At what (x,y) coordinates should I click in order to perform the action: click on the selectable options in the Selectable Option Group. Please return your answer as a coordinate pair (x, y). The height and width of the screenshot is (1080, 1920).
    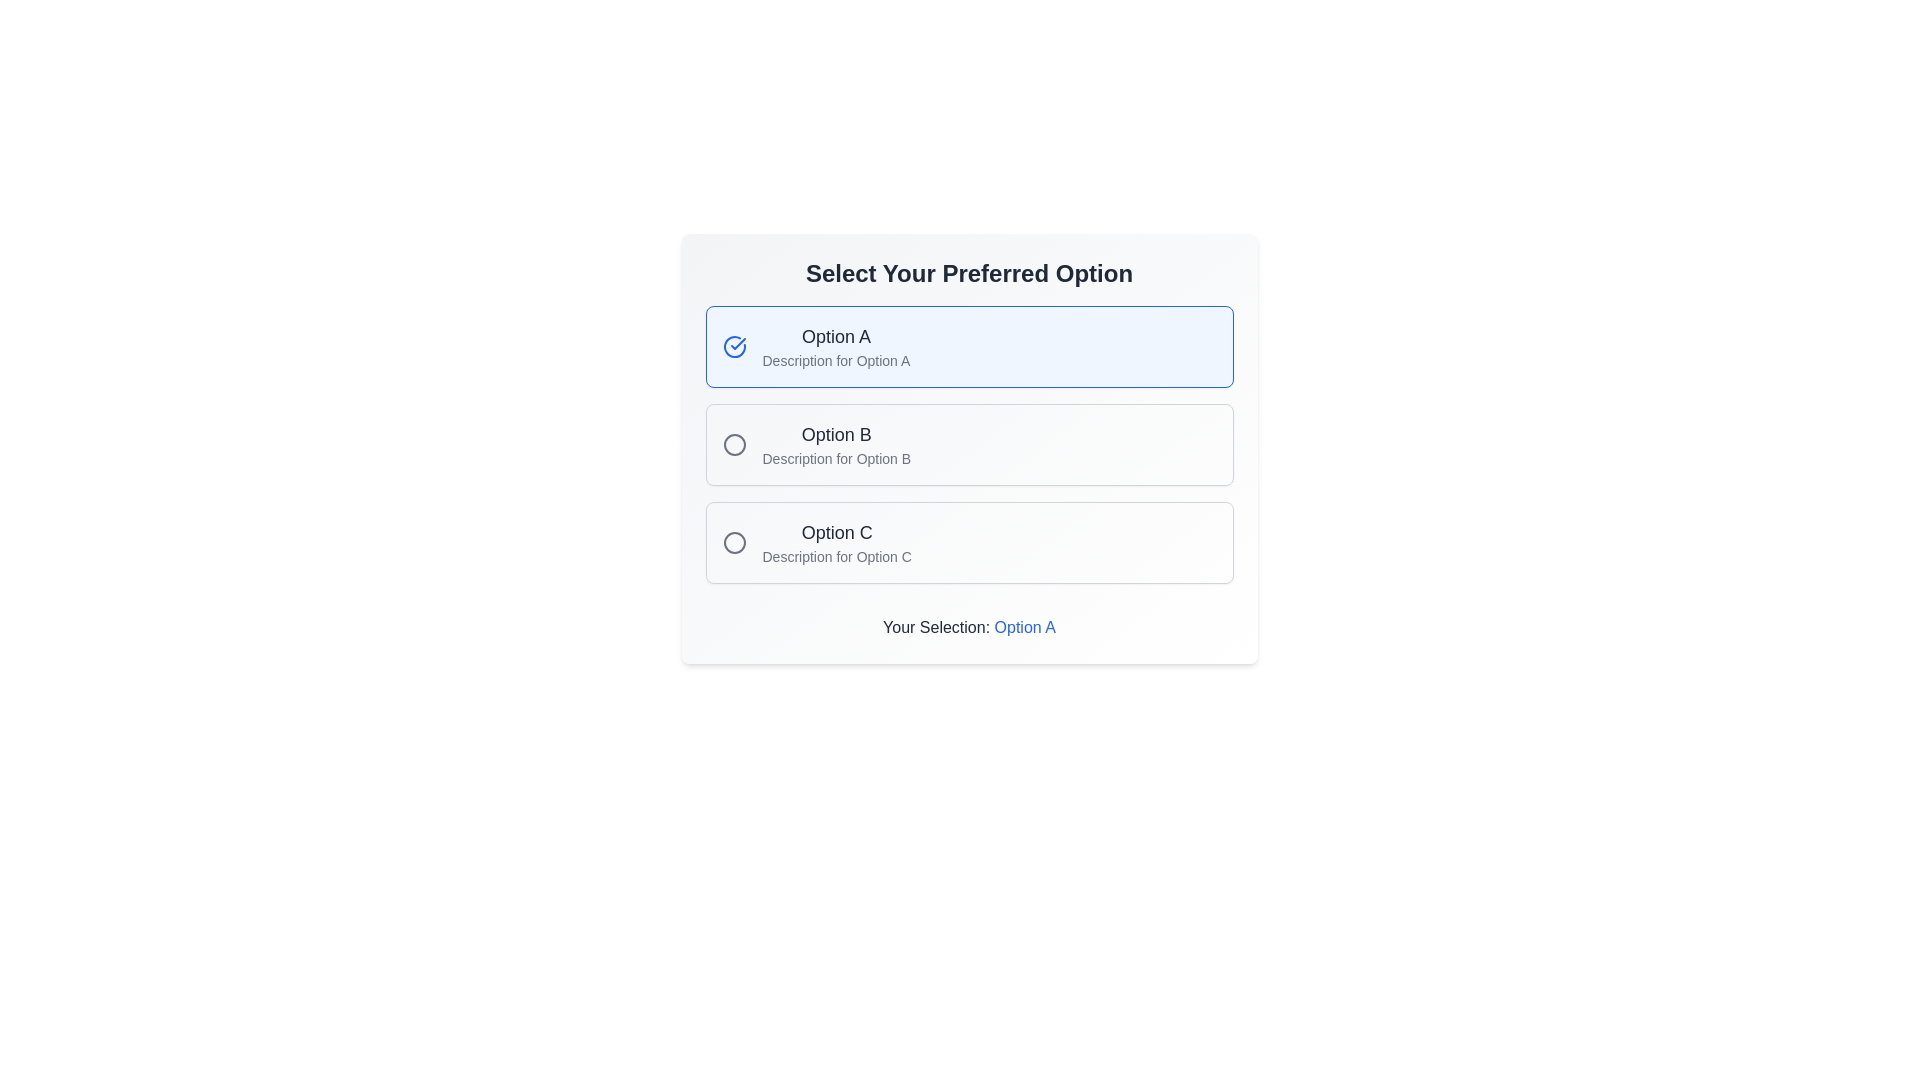
    Looking at the image, I should click on (969, 447).